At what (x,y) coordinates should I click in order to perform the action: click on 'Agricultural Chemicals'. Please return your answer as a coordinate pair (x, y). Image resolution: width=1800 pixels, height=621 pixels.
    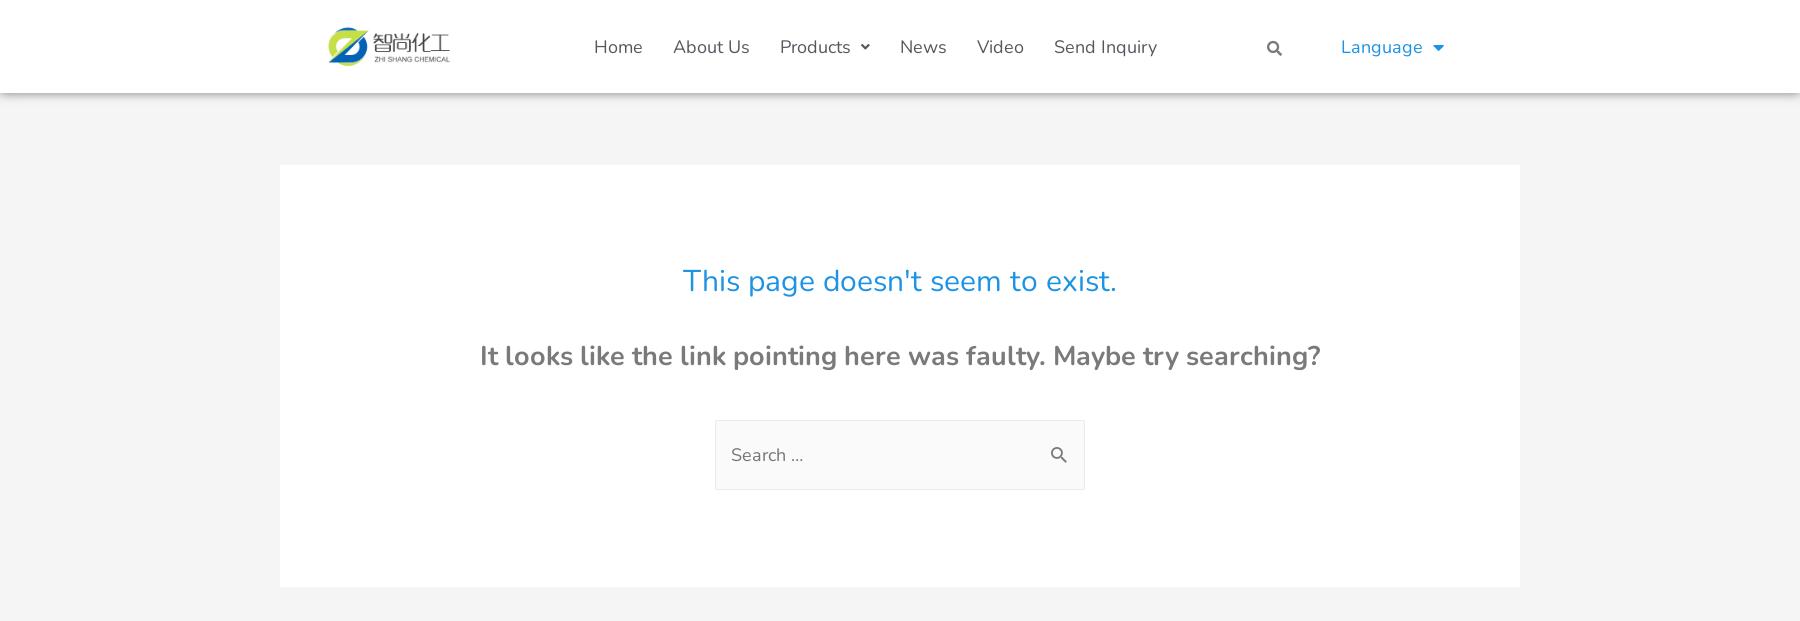
    Looking at the image, I should click on (882, 422).